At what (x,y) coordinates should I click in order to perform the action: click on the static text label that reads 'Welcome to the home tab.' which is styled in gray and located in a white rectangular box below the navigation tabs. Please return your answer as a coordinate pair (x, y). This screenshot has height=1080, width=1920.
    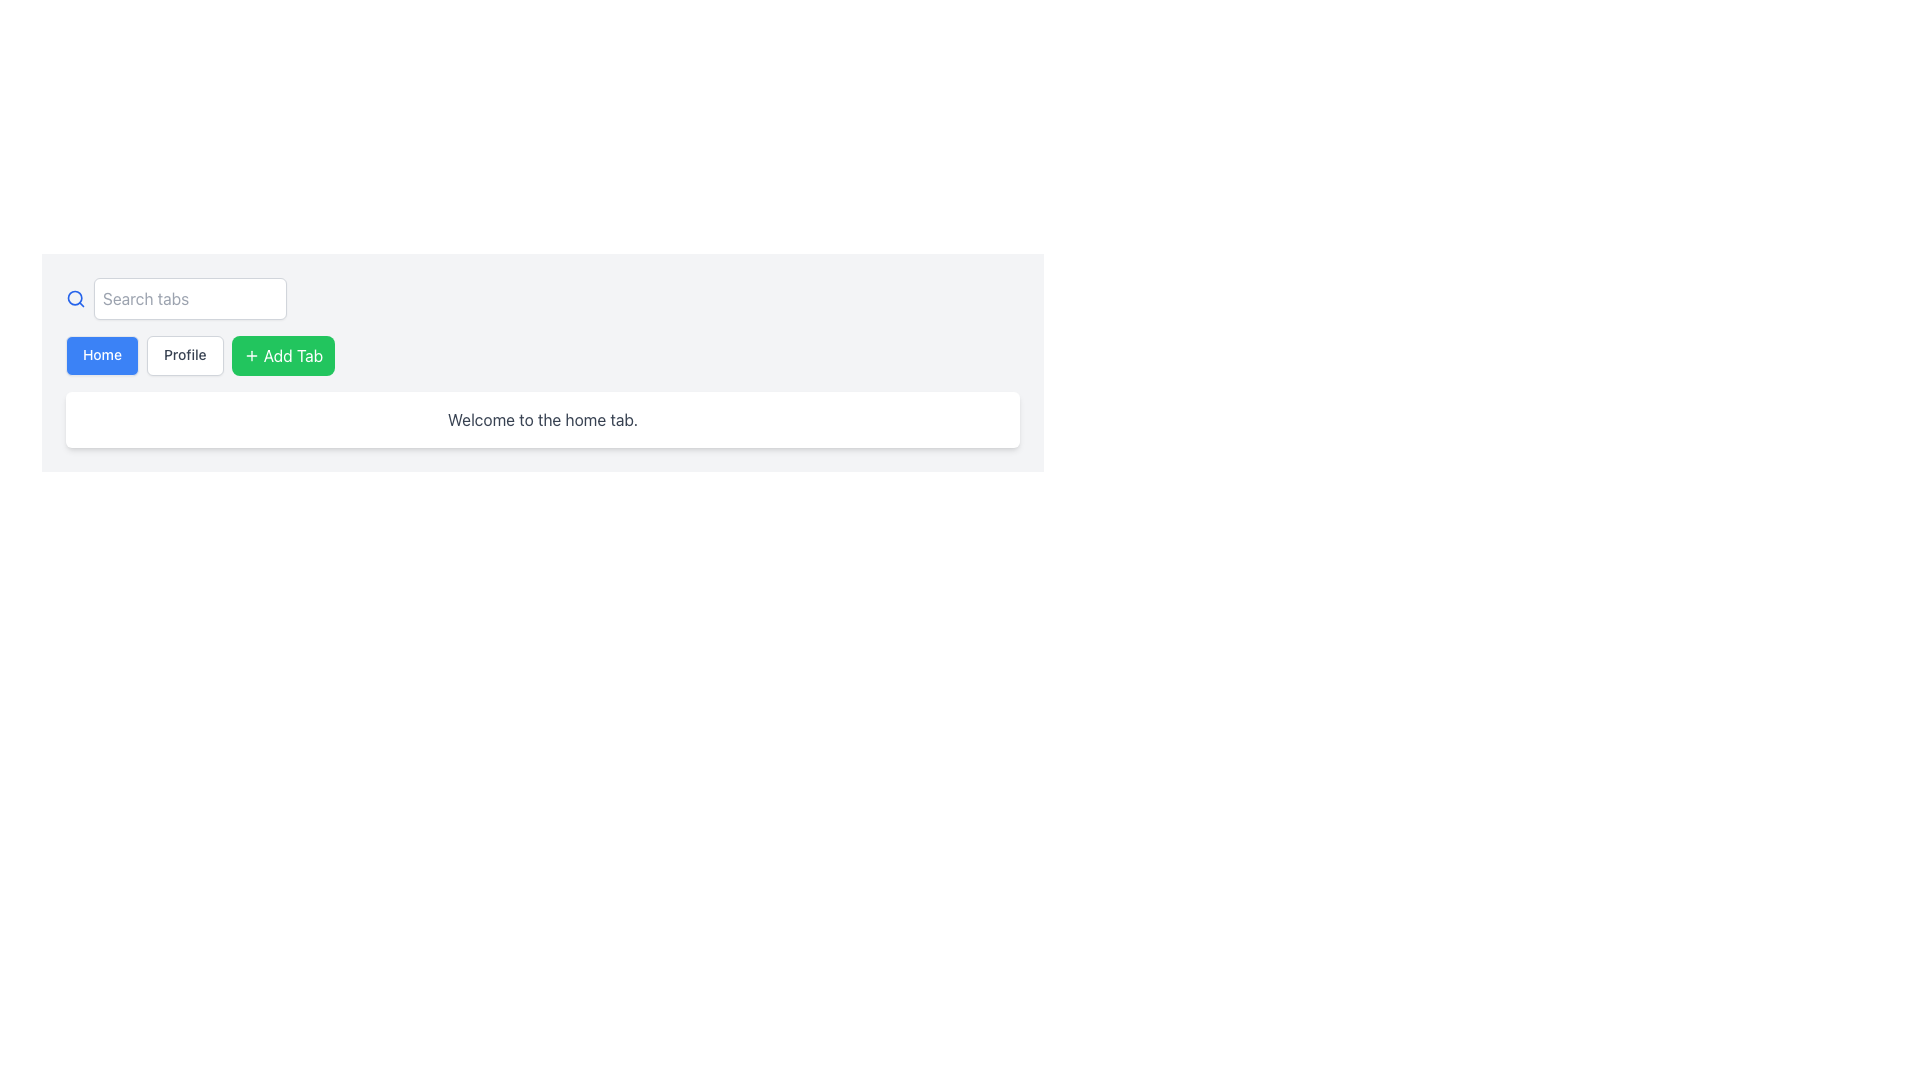
    Looking at the image, I should click on (542, 419).